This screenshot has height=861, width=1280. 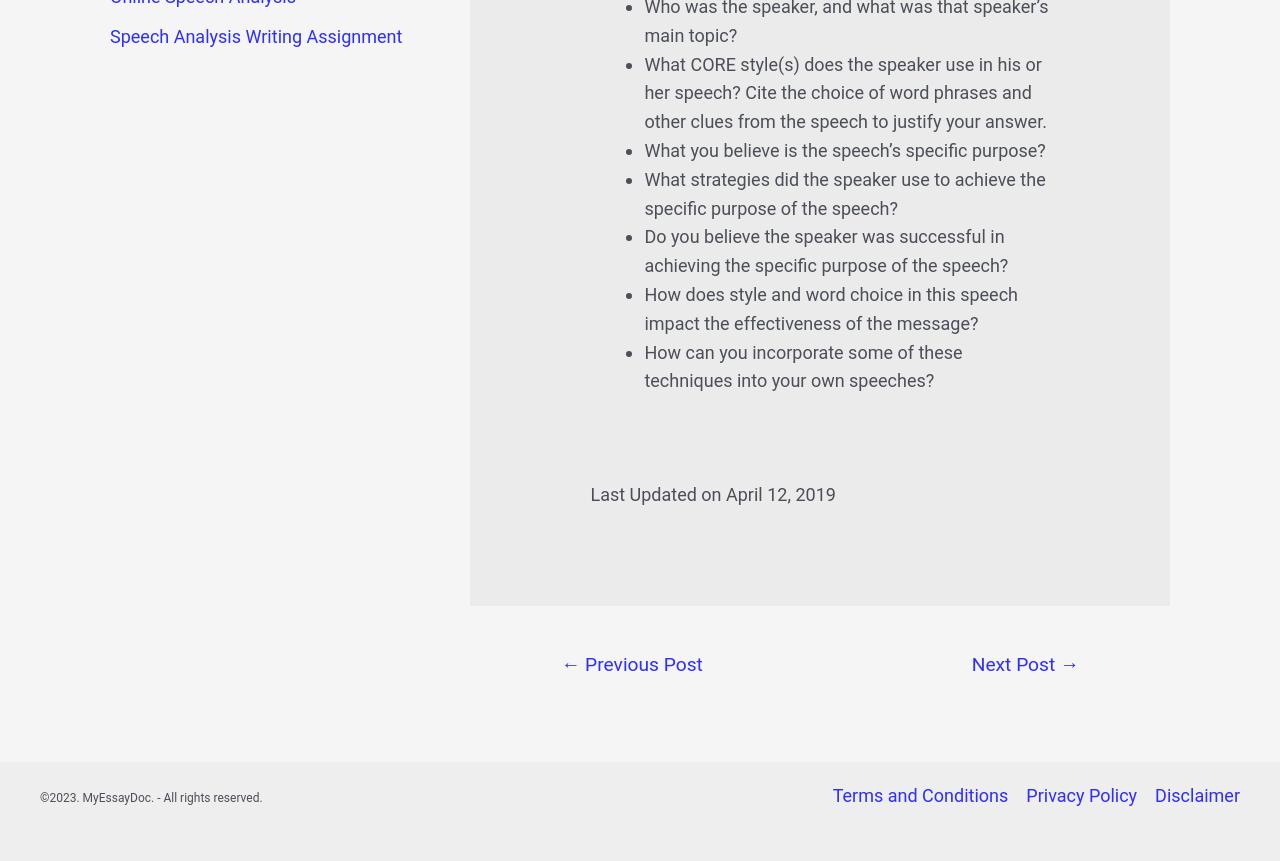 I want to click on 'Privacy Policy', so click(x=1026, y=795).